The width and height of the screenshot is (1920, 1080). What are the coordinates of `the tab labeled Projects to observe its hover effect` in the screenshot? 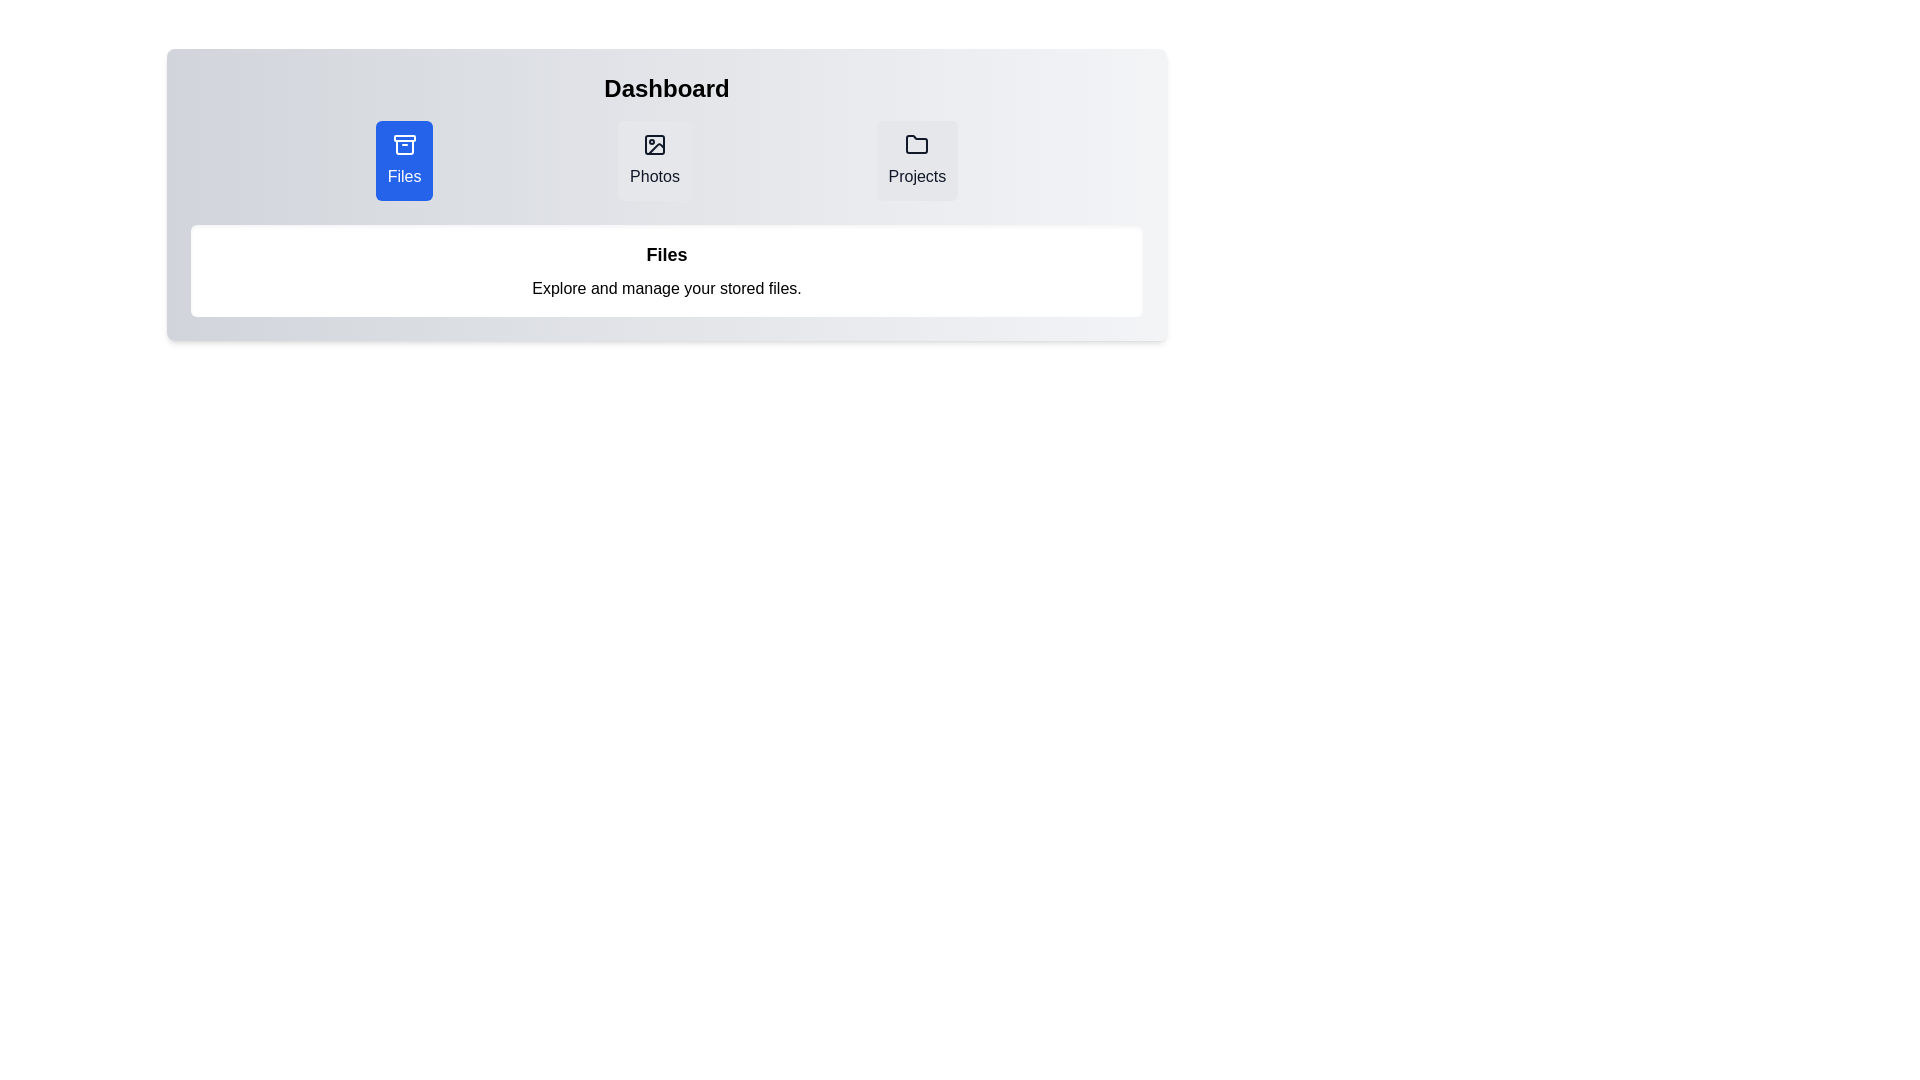 It's located at (916, 160).